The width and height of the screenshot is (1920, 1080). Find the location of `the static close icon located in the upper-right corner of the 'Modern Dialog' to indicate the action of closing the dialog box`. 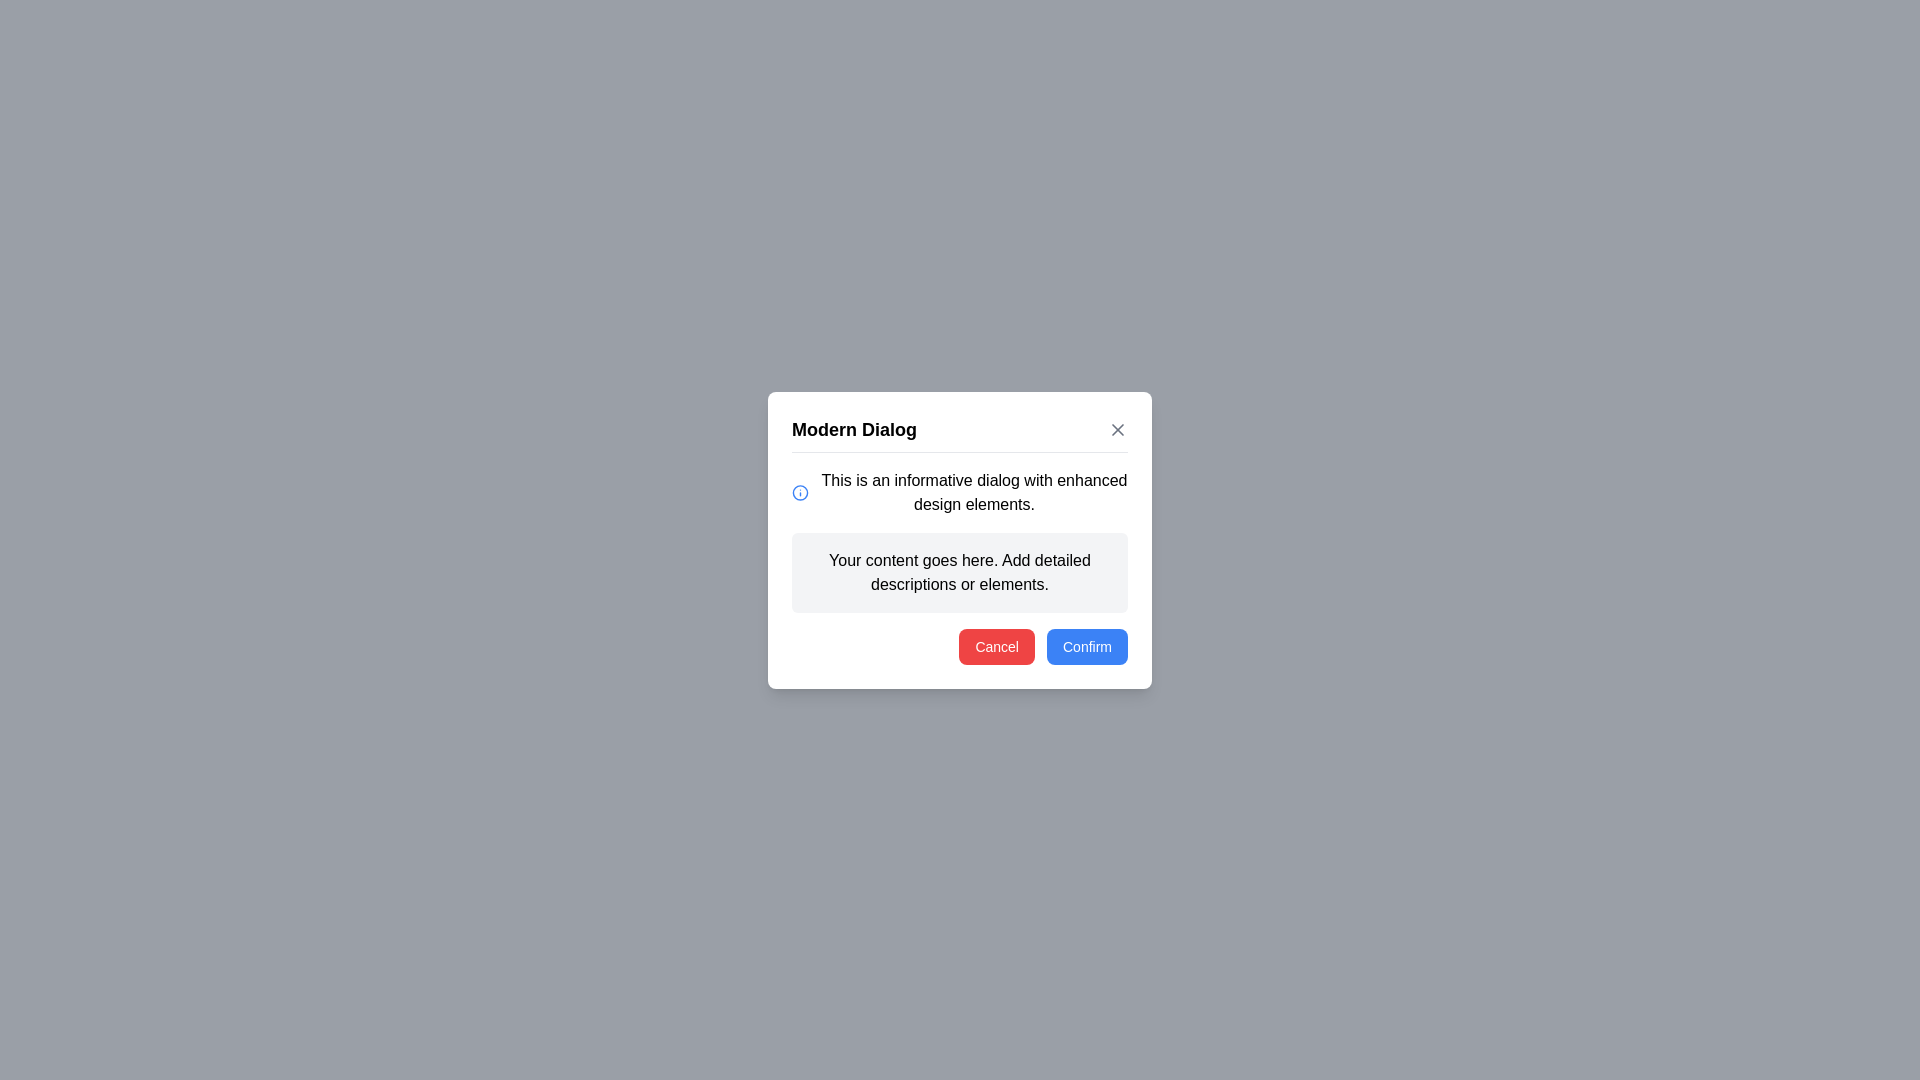

the static close icon located in the upper-right corner of the 'Modern Dialog' to indicate the action of closing the dialog box is located at coordinates (1117, 428).